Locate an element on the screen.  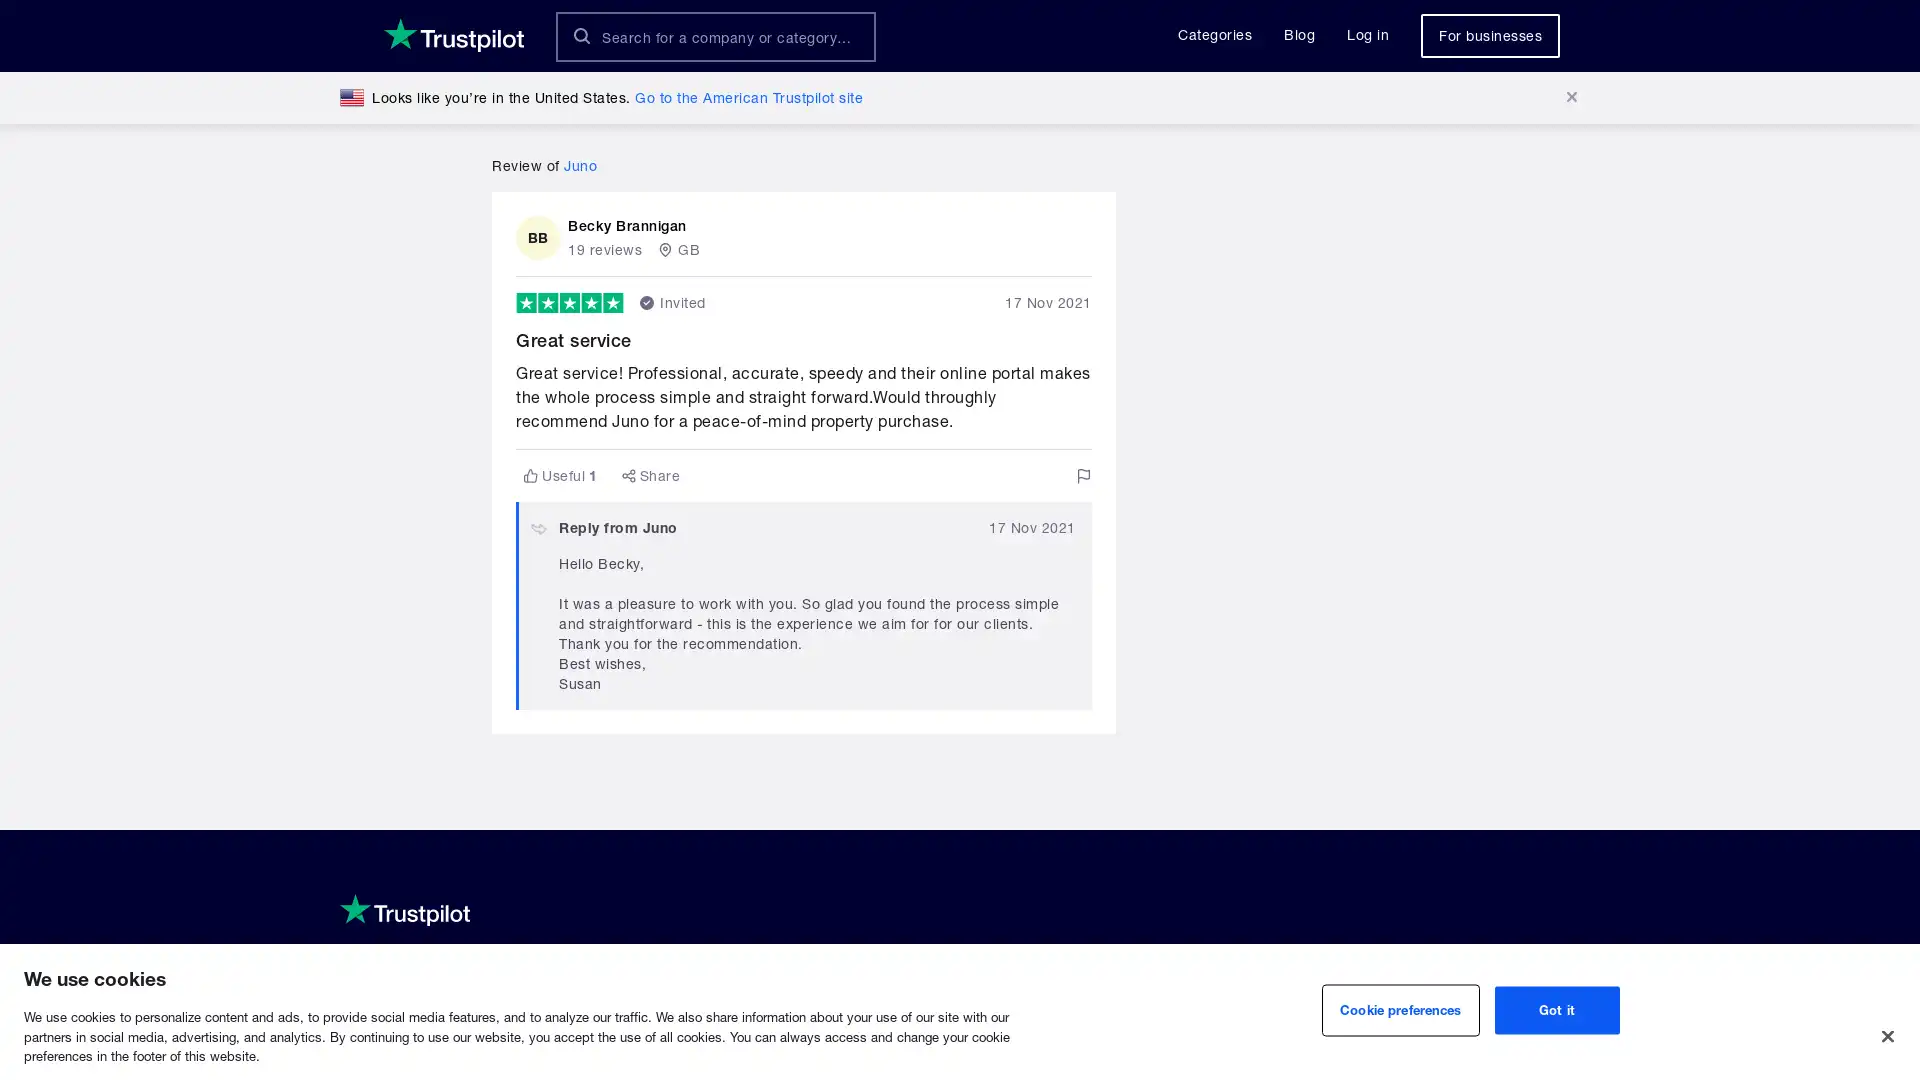
Flag this review is located at coordinates (1082, 475).